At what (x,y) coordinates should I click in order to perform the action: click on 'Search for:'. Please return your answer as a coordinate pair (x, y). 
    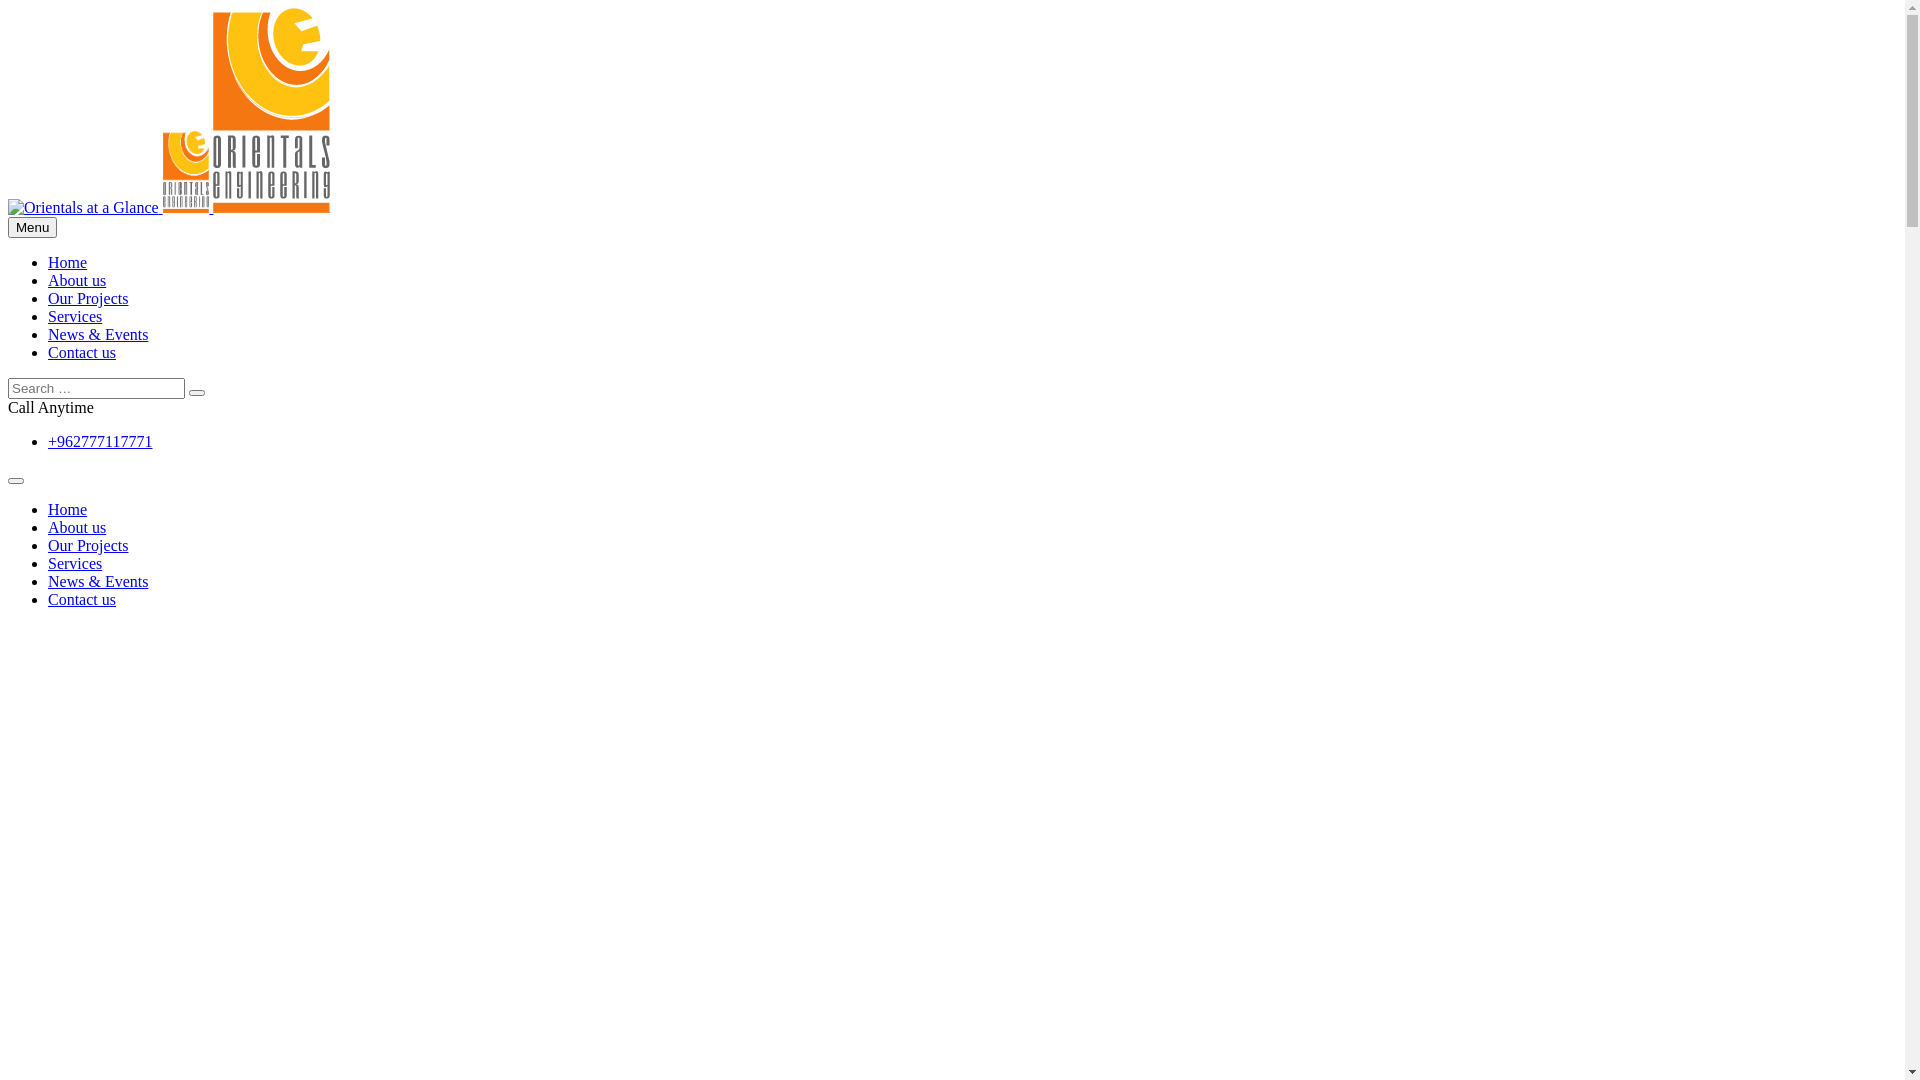
    Looking at the image, I should click on (95, 388).